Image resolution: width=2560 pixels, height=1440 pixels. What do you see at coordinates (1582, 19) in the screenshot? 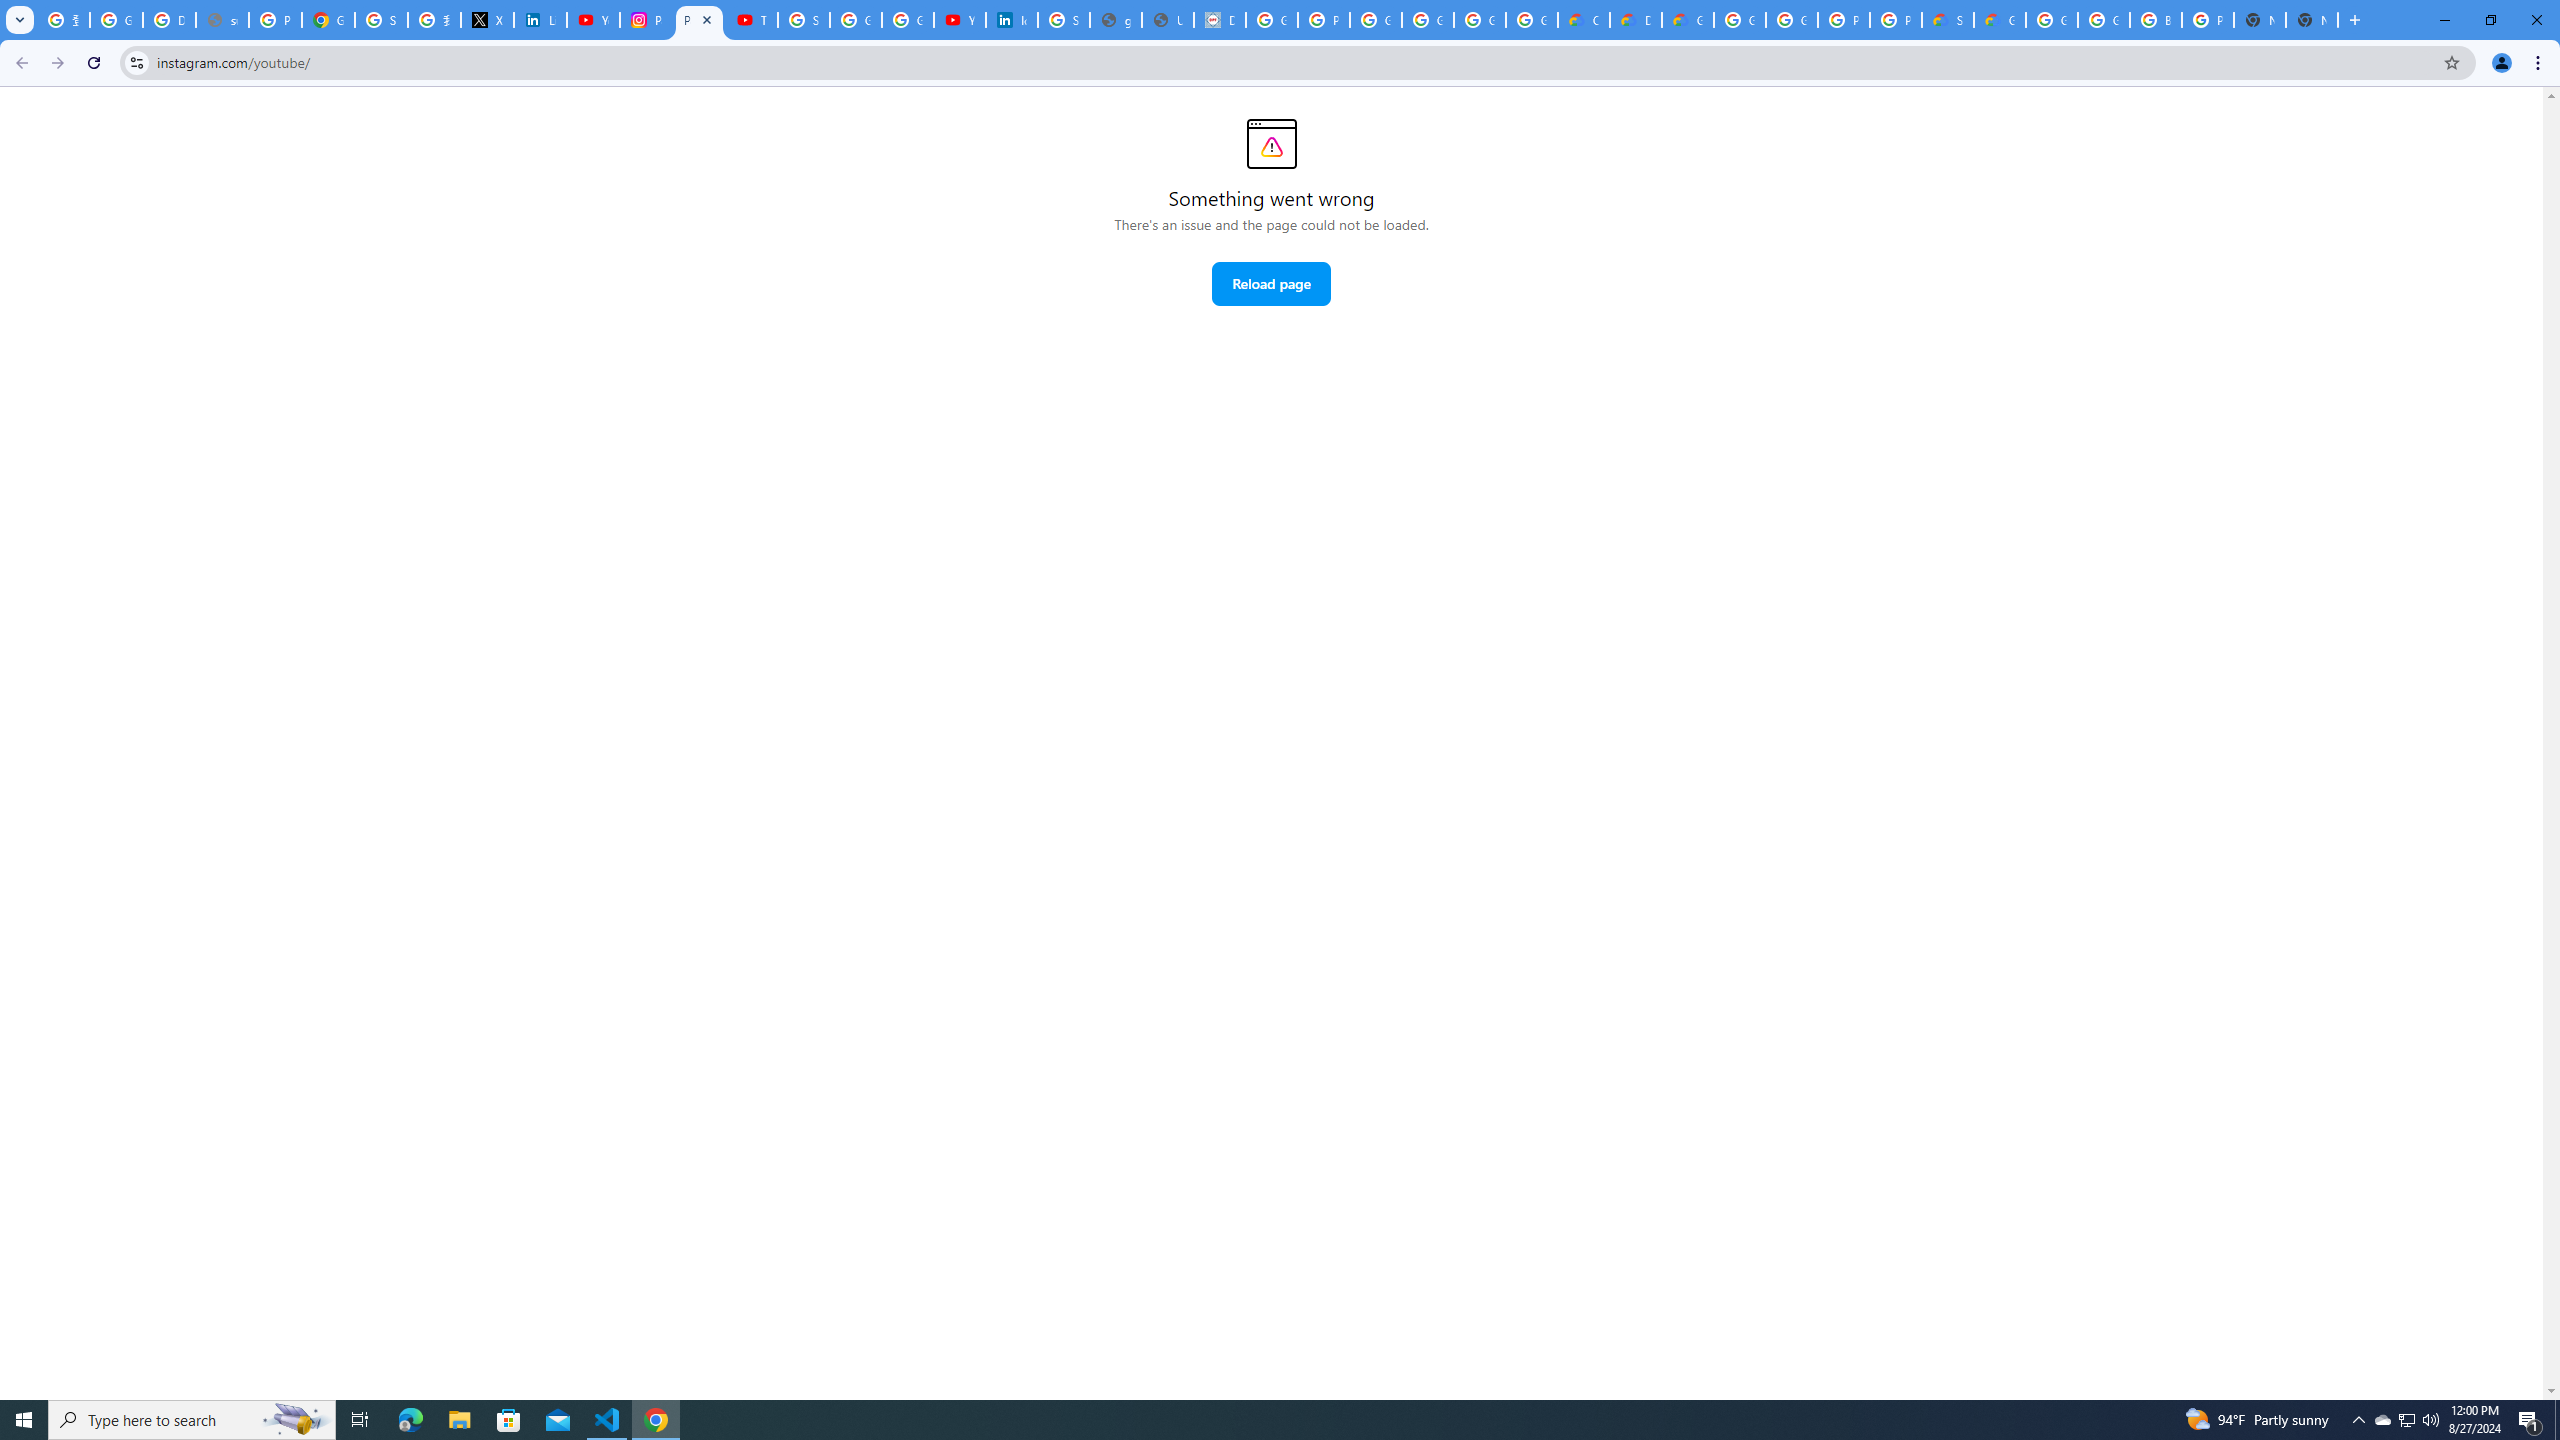
I see `'Customer Care | Google Cloud'` at bounding box center [1582, 19].